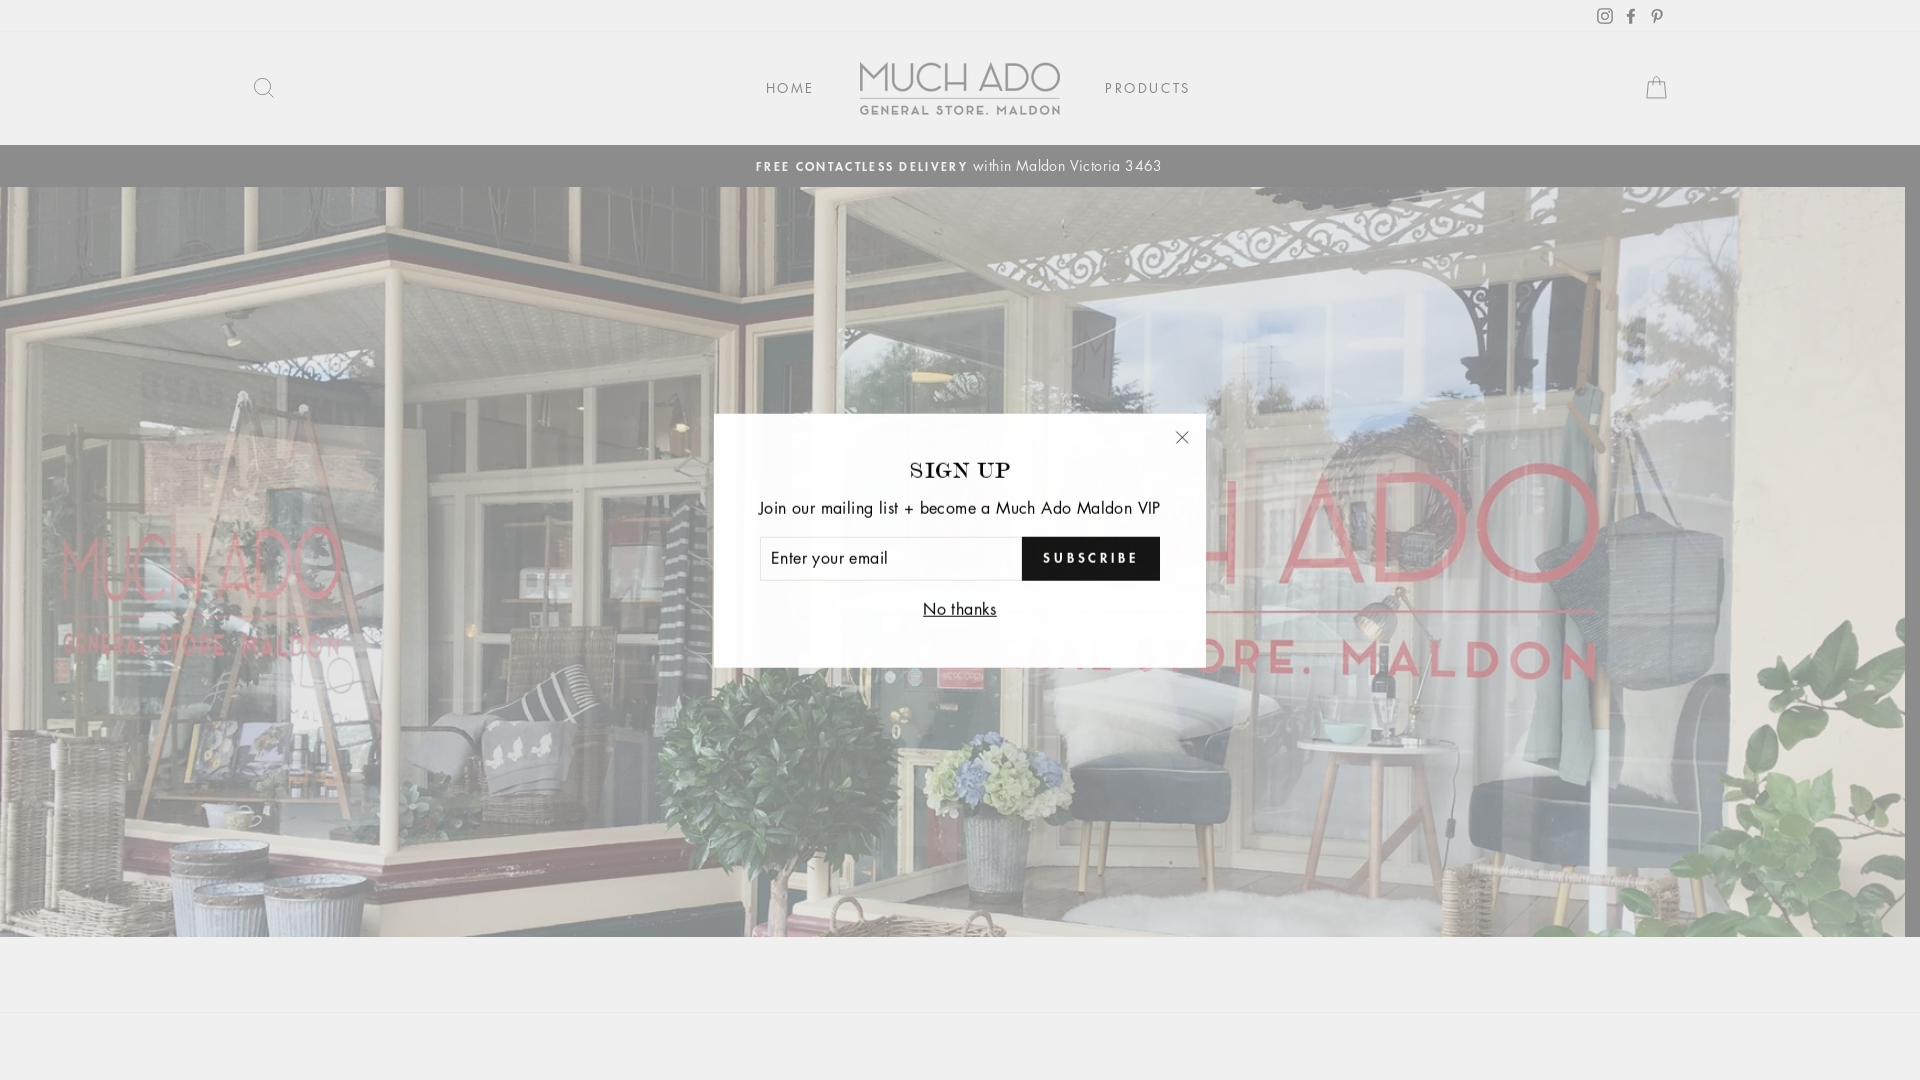 Image resolution: width=1920 pixels, height=1080 pixels. What do you see at coordinates (1647, 87) in the screenshot?
I see `'CART'` at bounding box center [1647, 87].